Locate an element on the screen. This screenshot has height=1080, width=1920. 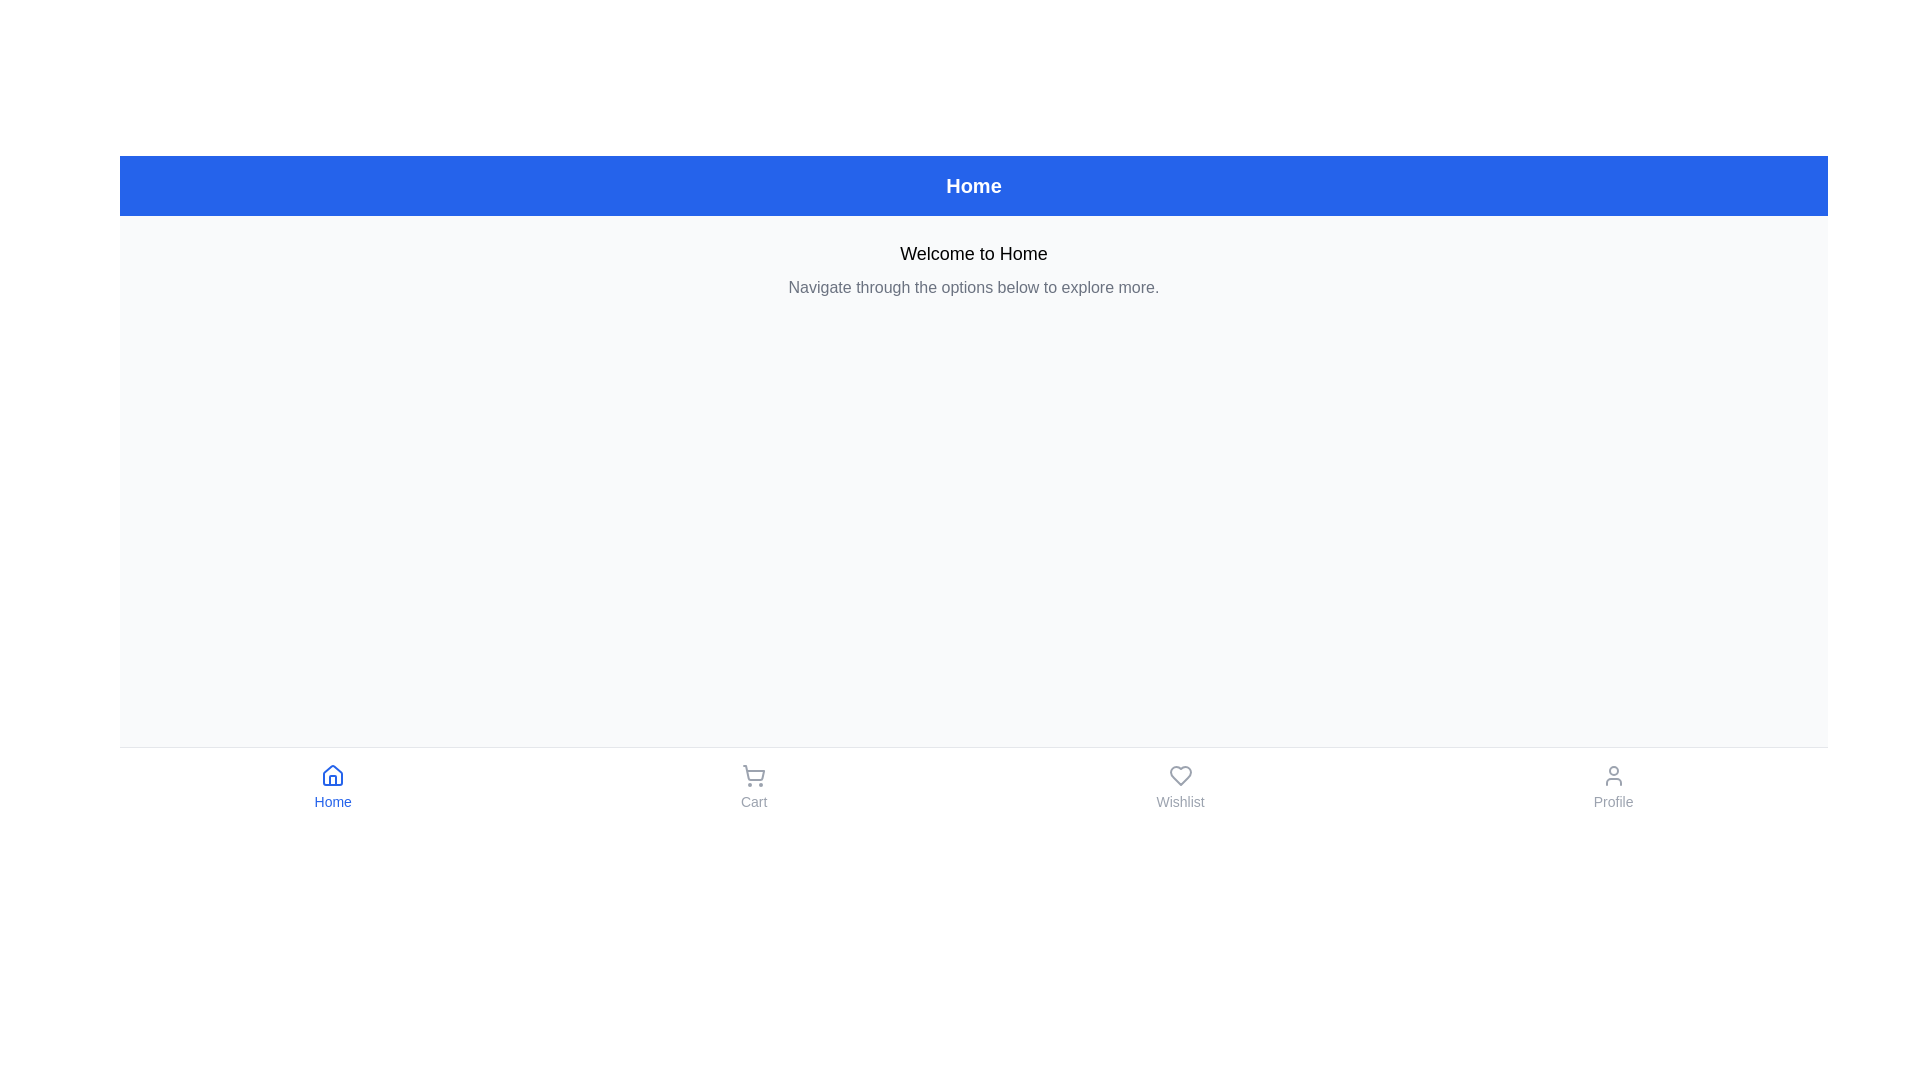
text label that describes the function of the heart-shaped icon, indicating it corresponds to the 'Wishlist' or favorites feature is located at coordinates (1180, 801).